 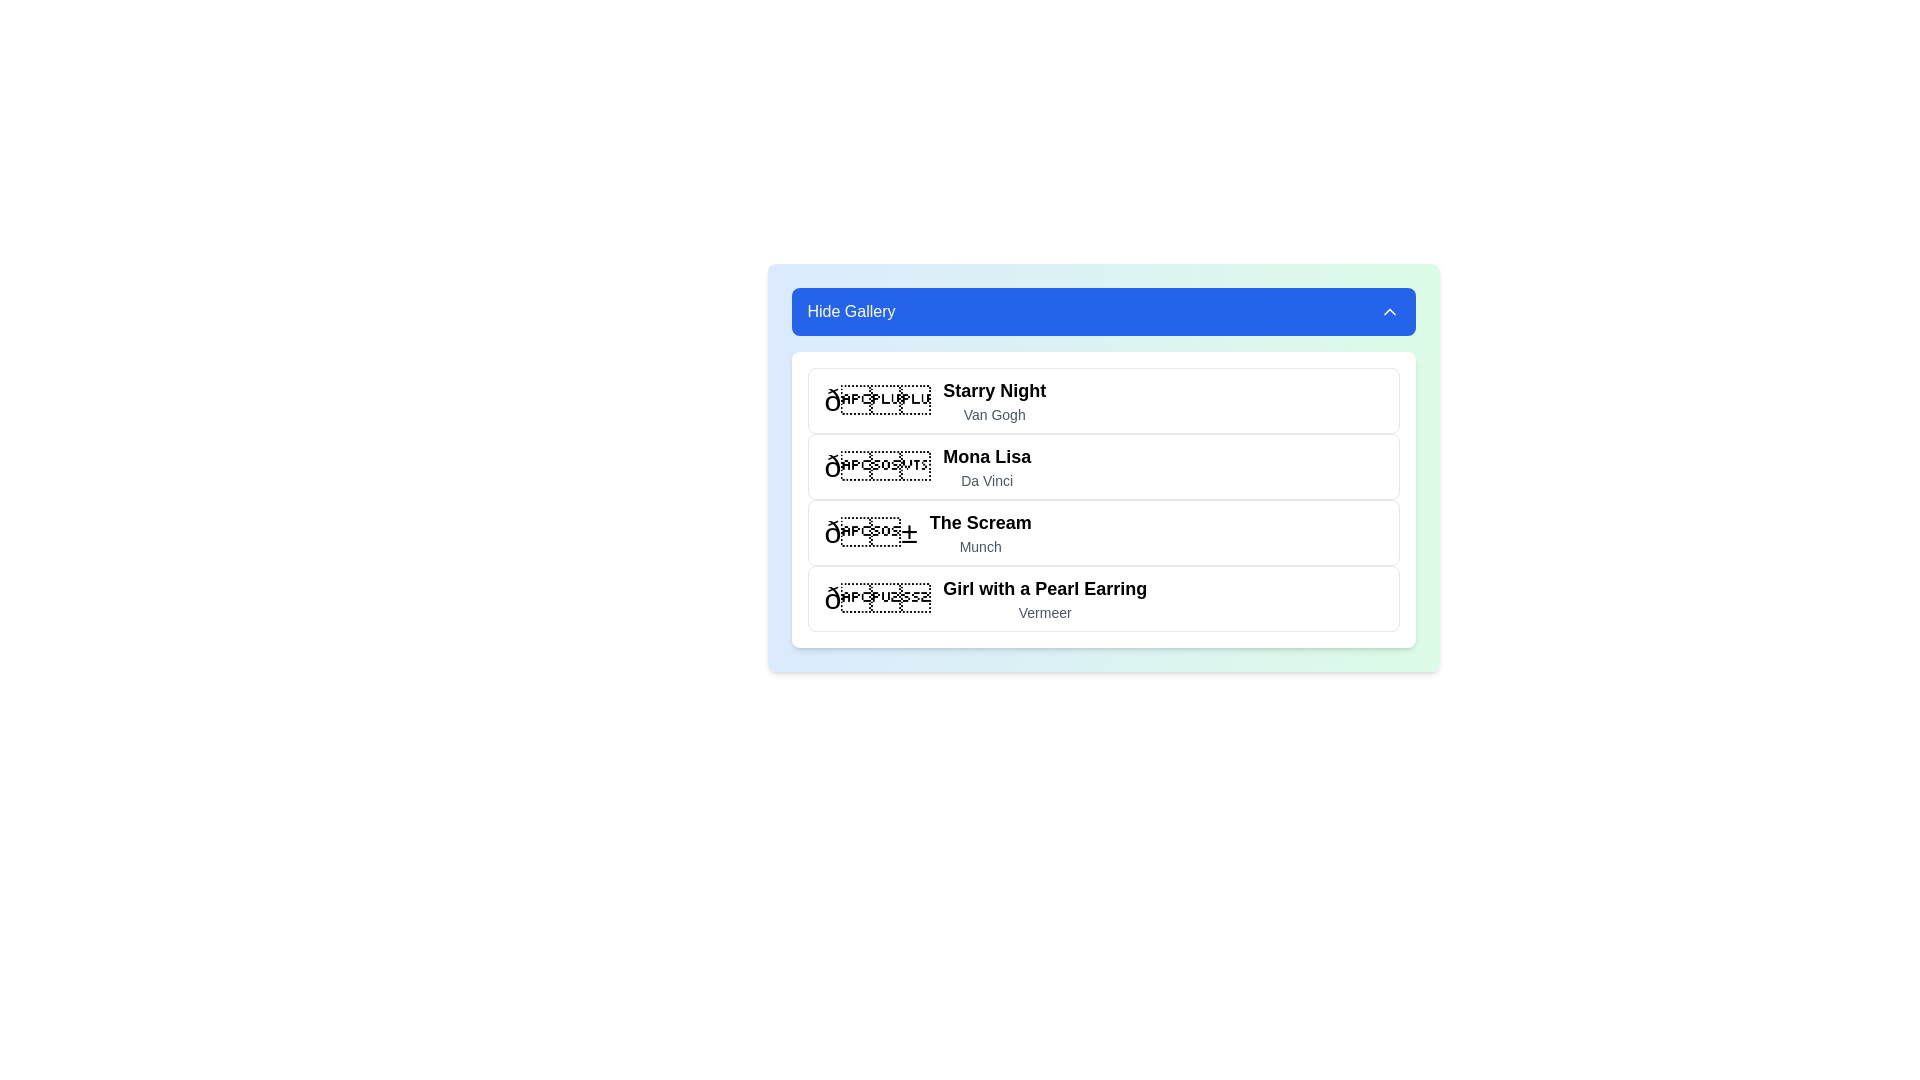 I want to click on the list item titled 'Girl with a Pearl Earring', so click(x=1102, y=597).